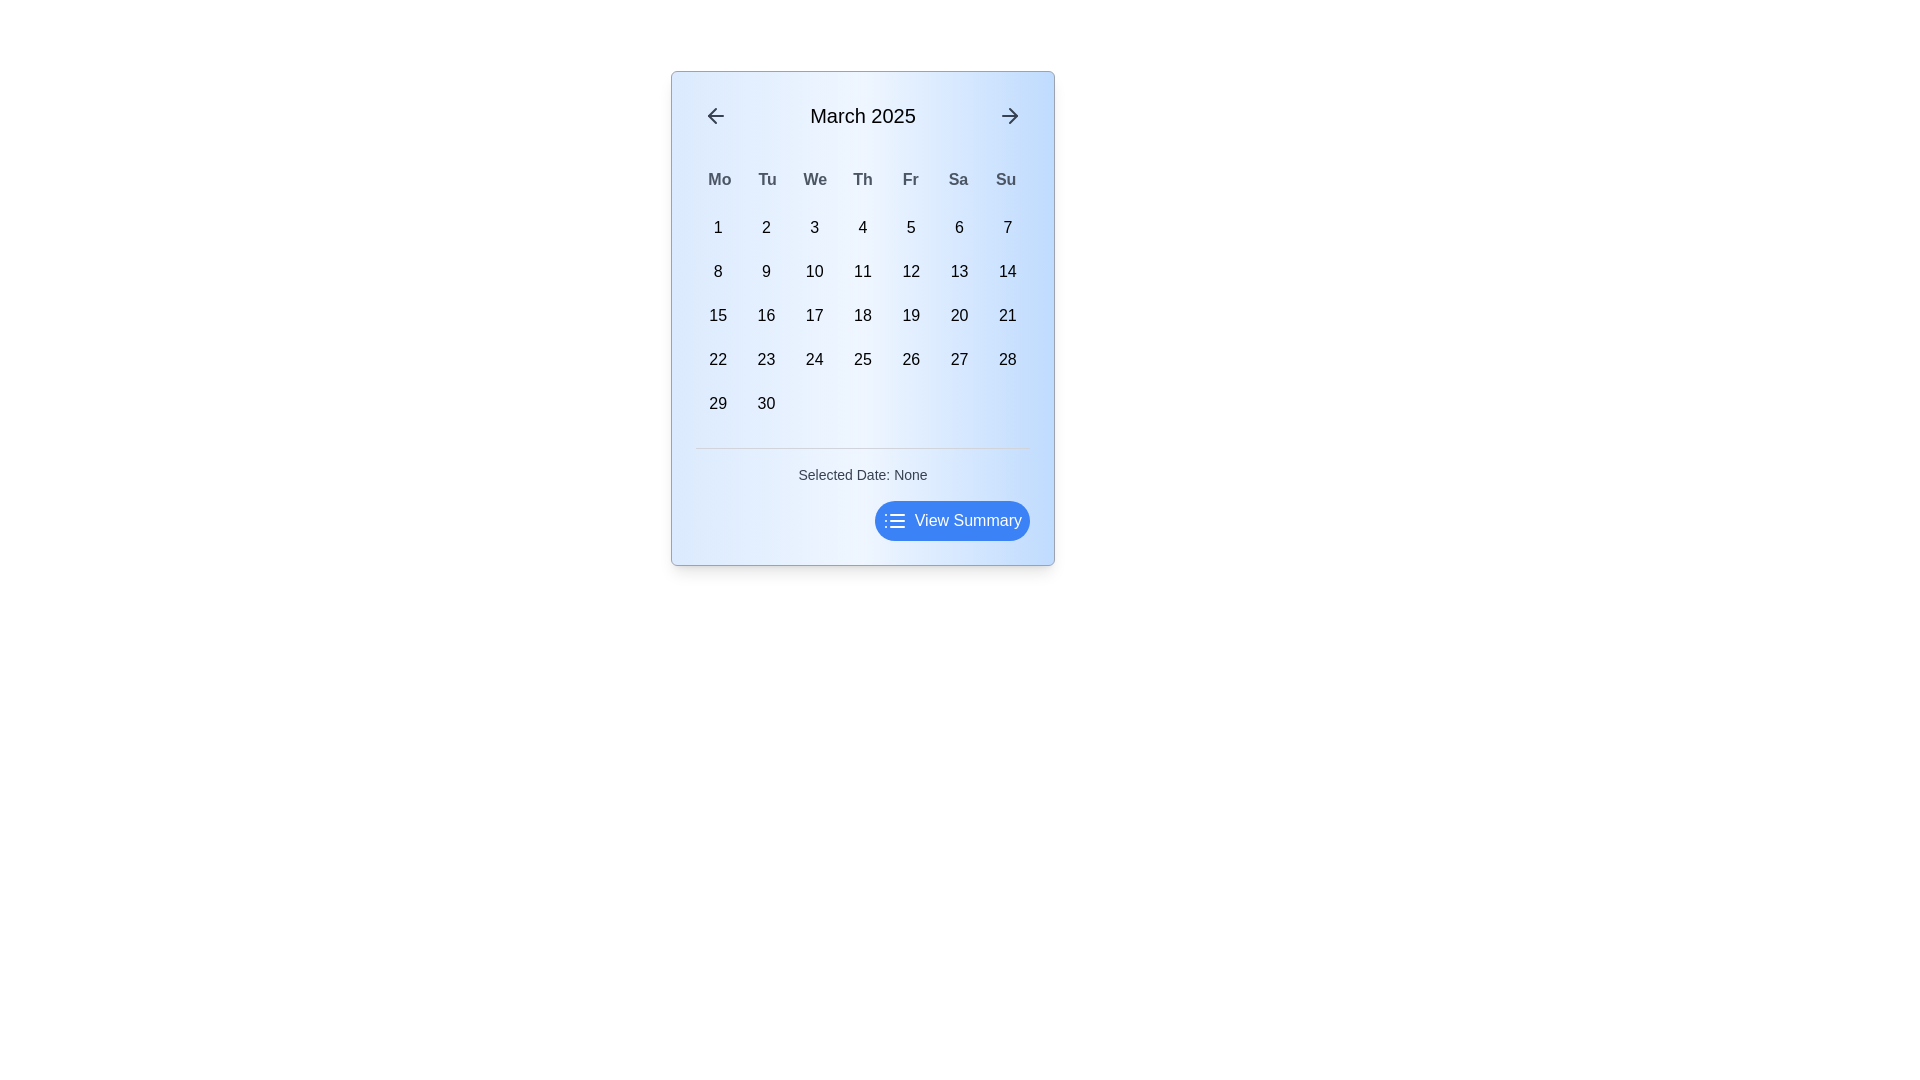 Image resolution: width=1920 pixels, height=1080 pixels. What do you see at coordinates (718, 226) in the screenshot?
I see `the first day button in the calendar month` at bounding box center [718, 226].